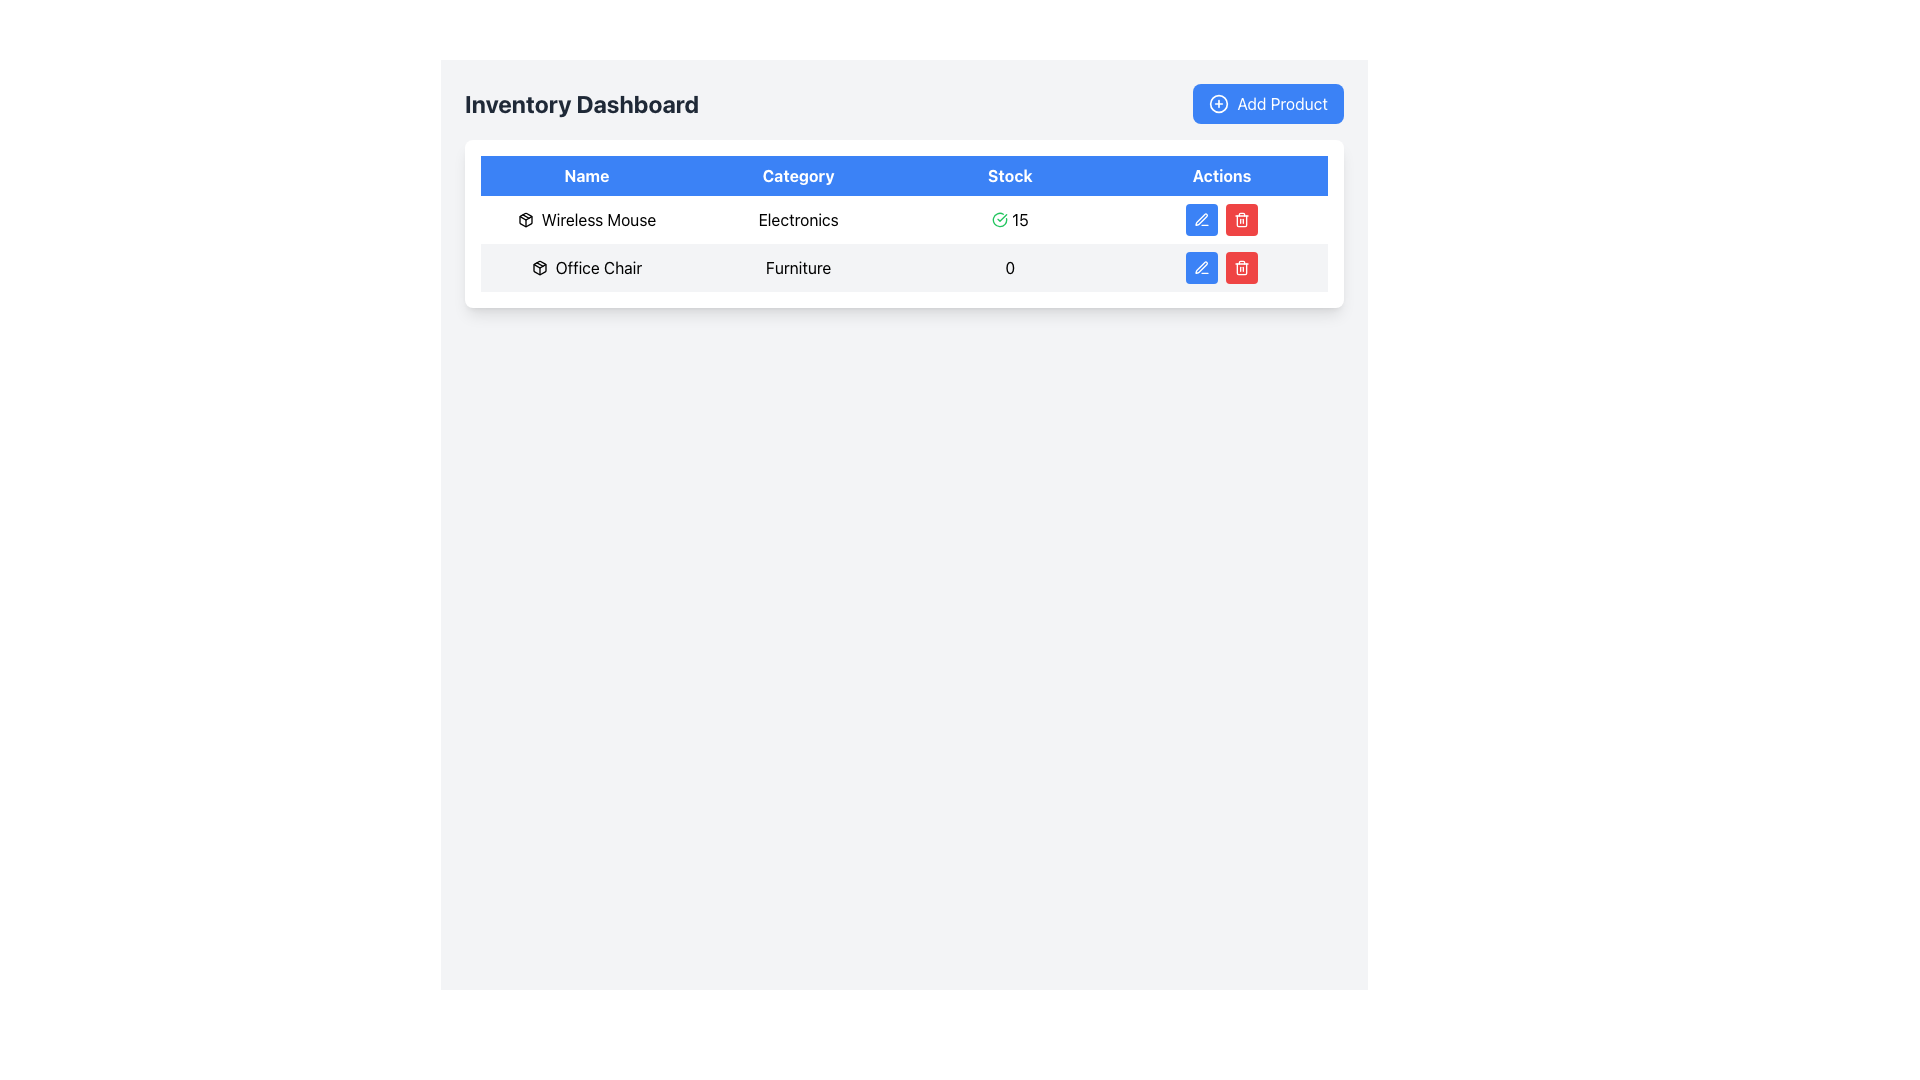  What do you see at coordinates (581, 104) in the screenshot?
I see `the 'Inventory Dashboard' text element, which is a bold and large header styled in grayish-black, located in the upper-left corner of the interface, aligned with the 'Add Product' button` at bounding box center [581, 104].